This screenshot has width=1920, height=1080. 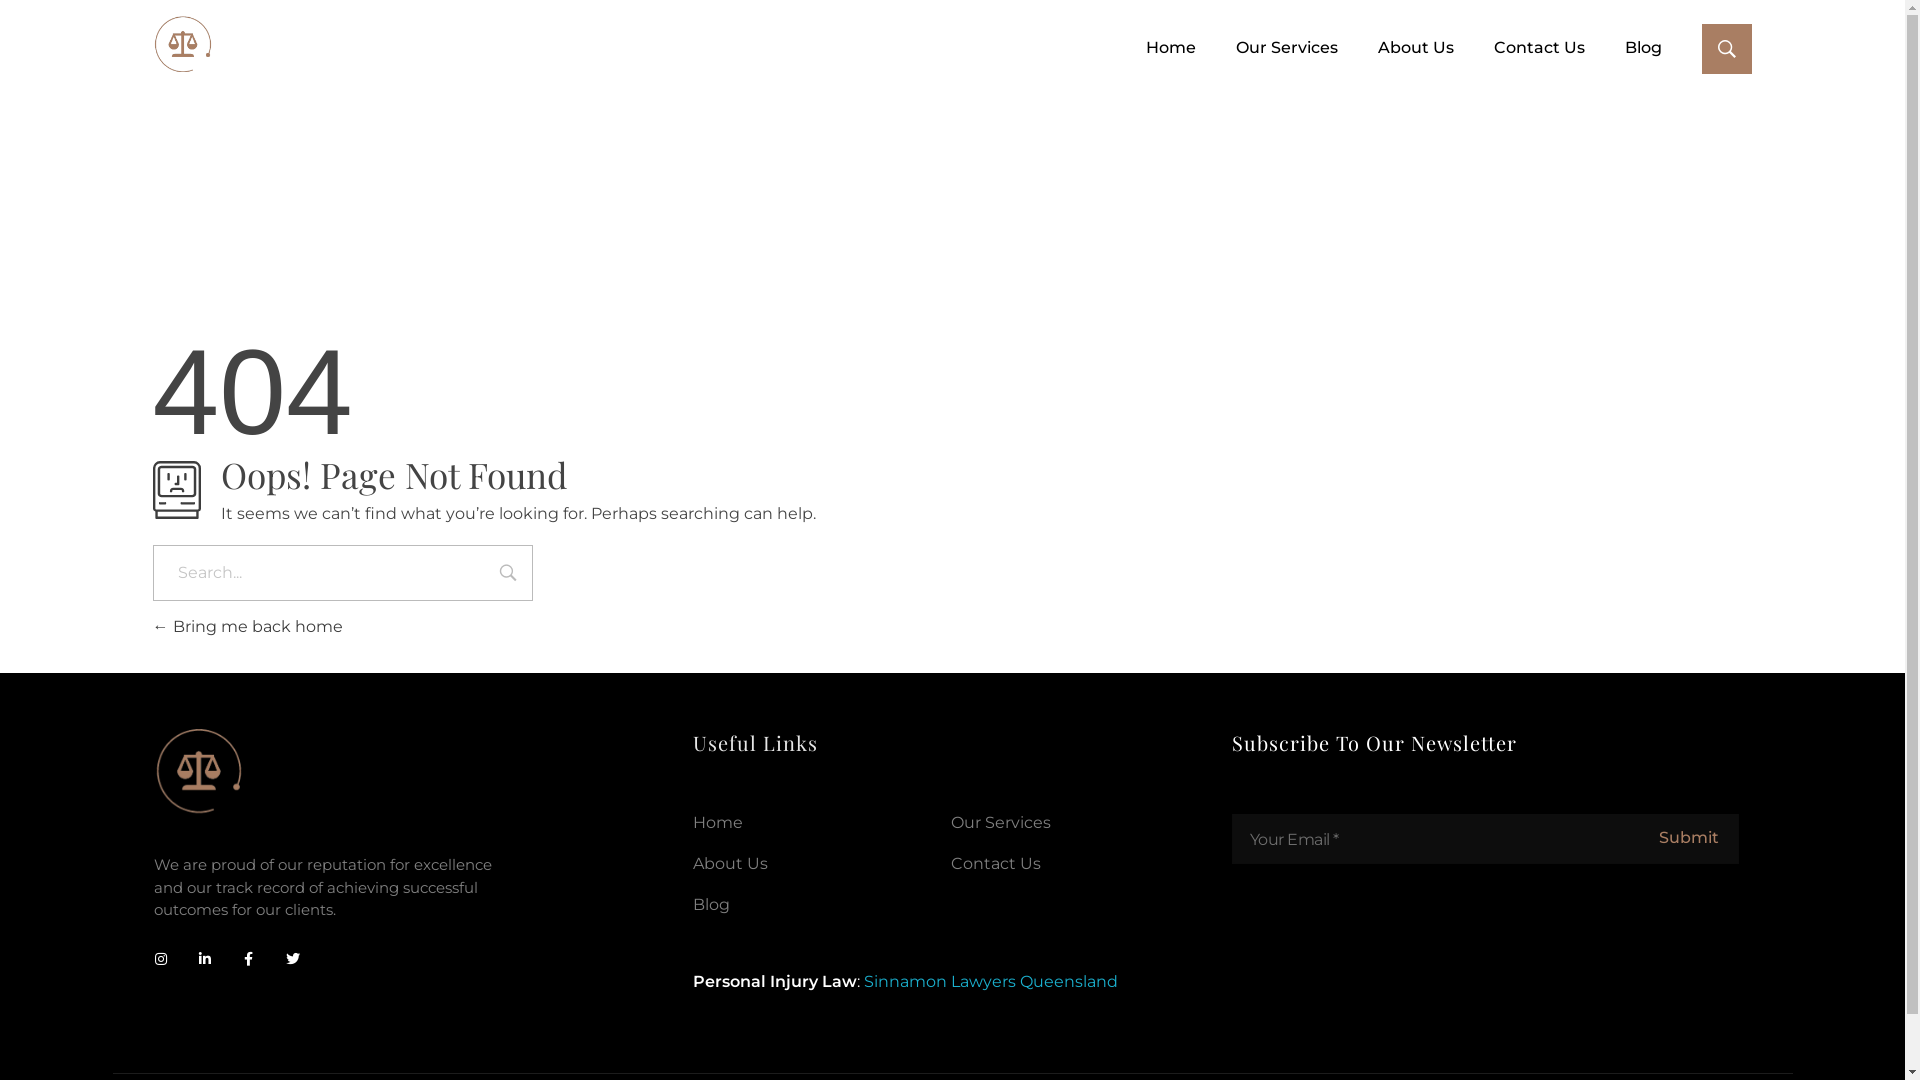 I want to click on 'Business and Family Law', so click(x=151, y=85).